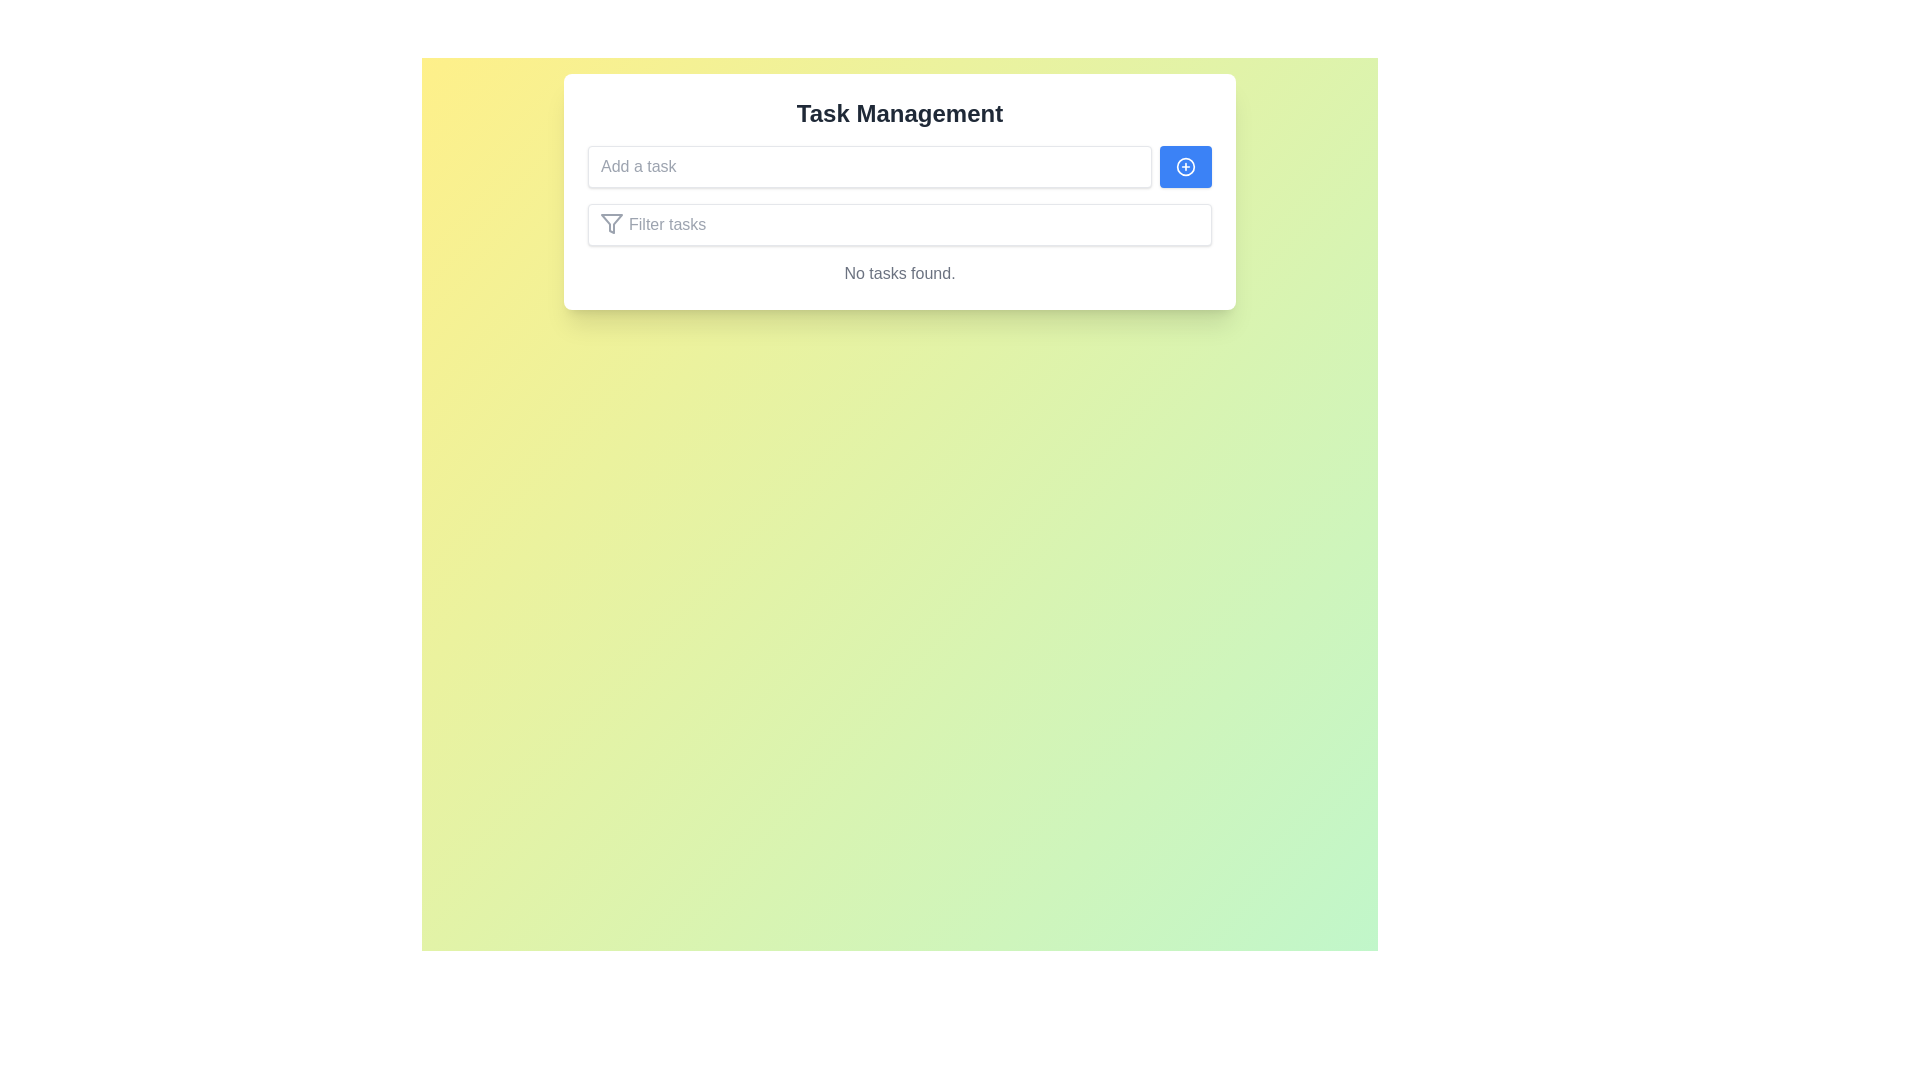 Image resolution: width=1920 pixels, height=1080 pixels. What do you see at coordinates (1185, 165) in the screenshot?
I see `the decorative SVG Circle Element located at the top right of the 'Task Management' card` at bounding box center [1185, 165].